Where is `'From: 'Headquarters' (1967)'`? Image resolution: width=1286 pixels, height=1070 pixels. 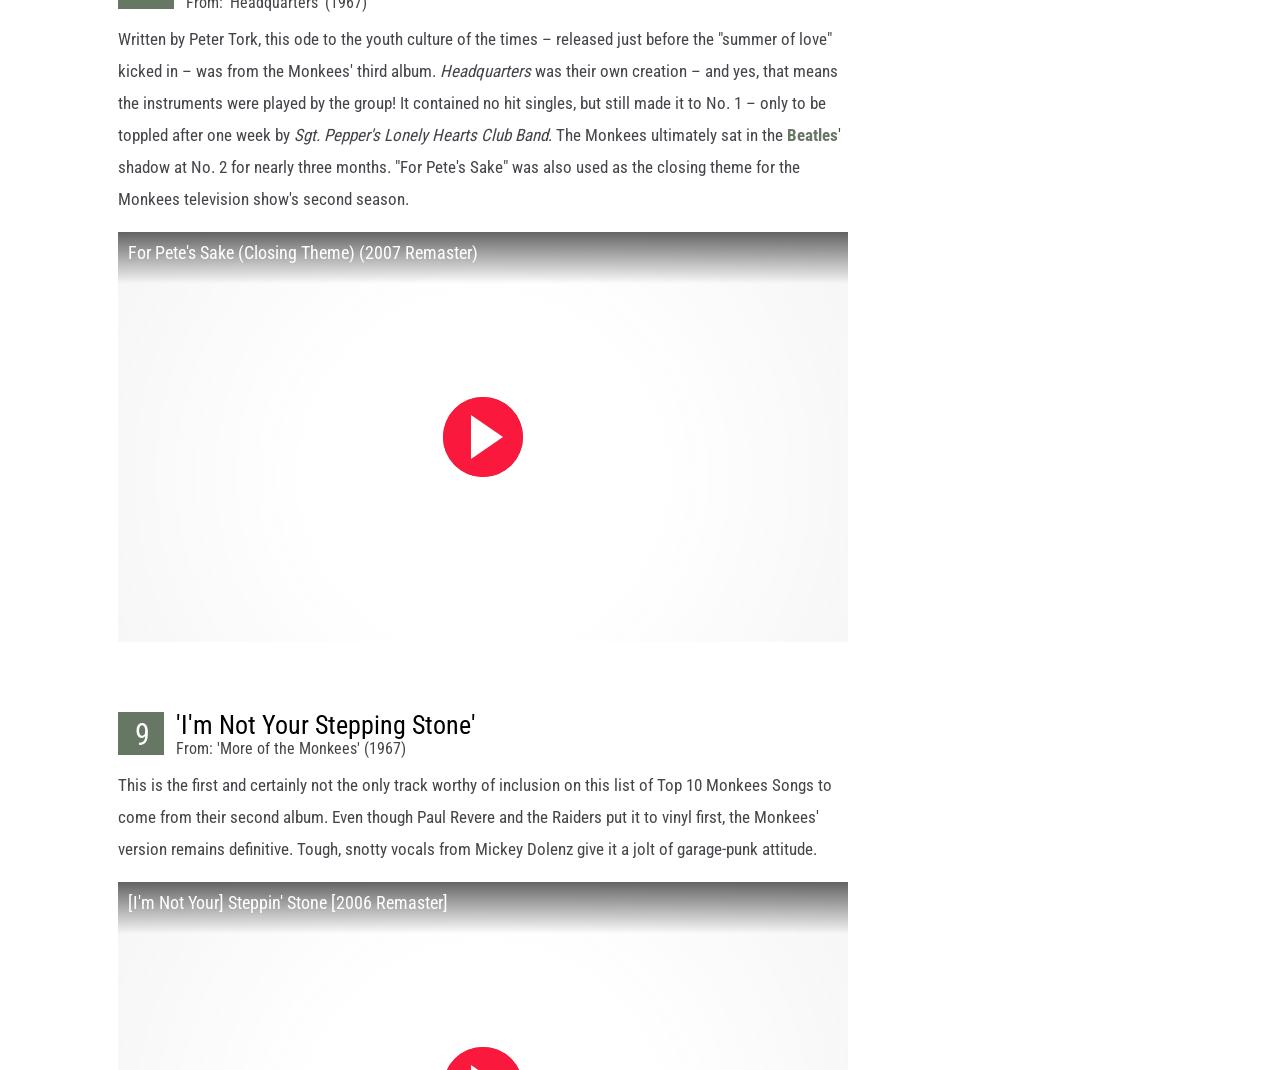 'From: 'Headquarters' (1967)' is located at coordinates (276, 19).